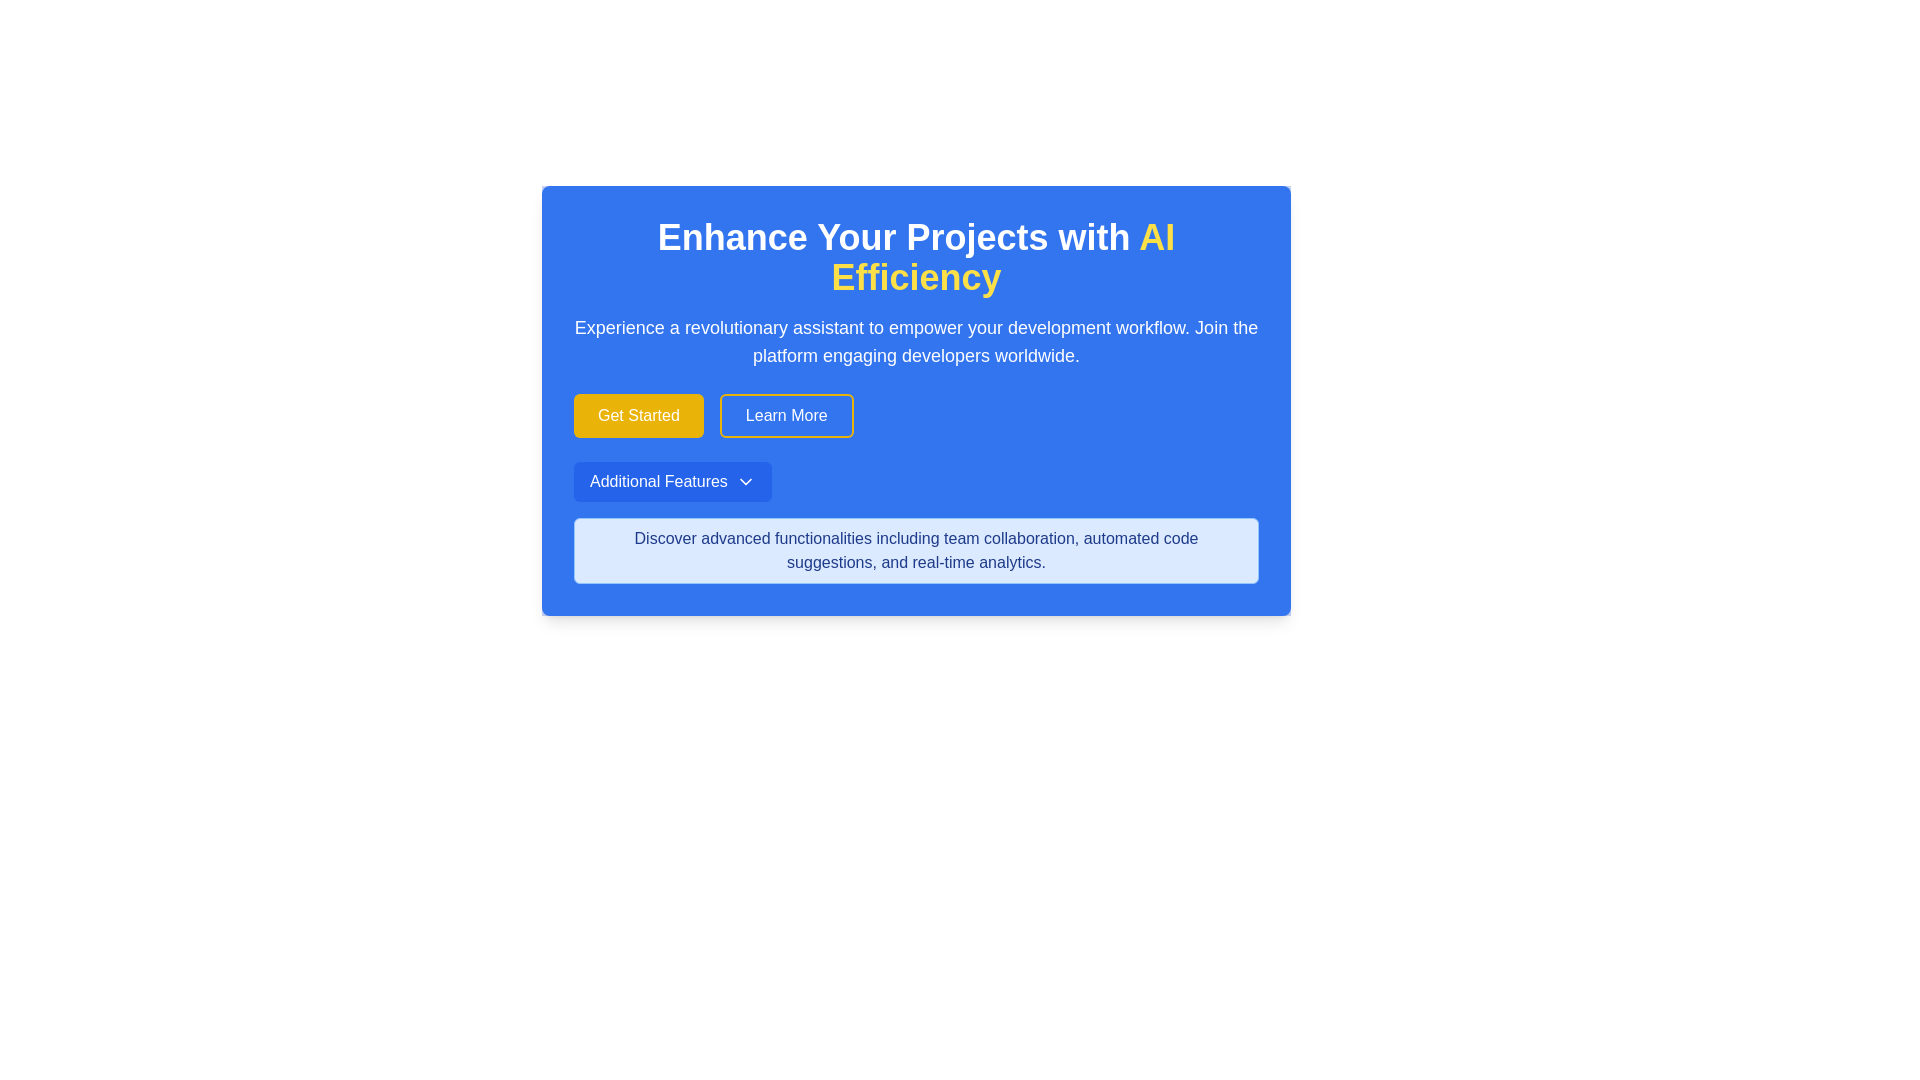 This screenshot has width=1920, height=1080. Describe the element at coordinates (1003, 256) in the screenshot. I see `the text element 'AI Efficiency', which is displayed in bold yellow font as part of the heading 'Enhance Your Projects with AI Efficiency'. It is located at the rightmost boundary of the heading` at that location.